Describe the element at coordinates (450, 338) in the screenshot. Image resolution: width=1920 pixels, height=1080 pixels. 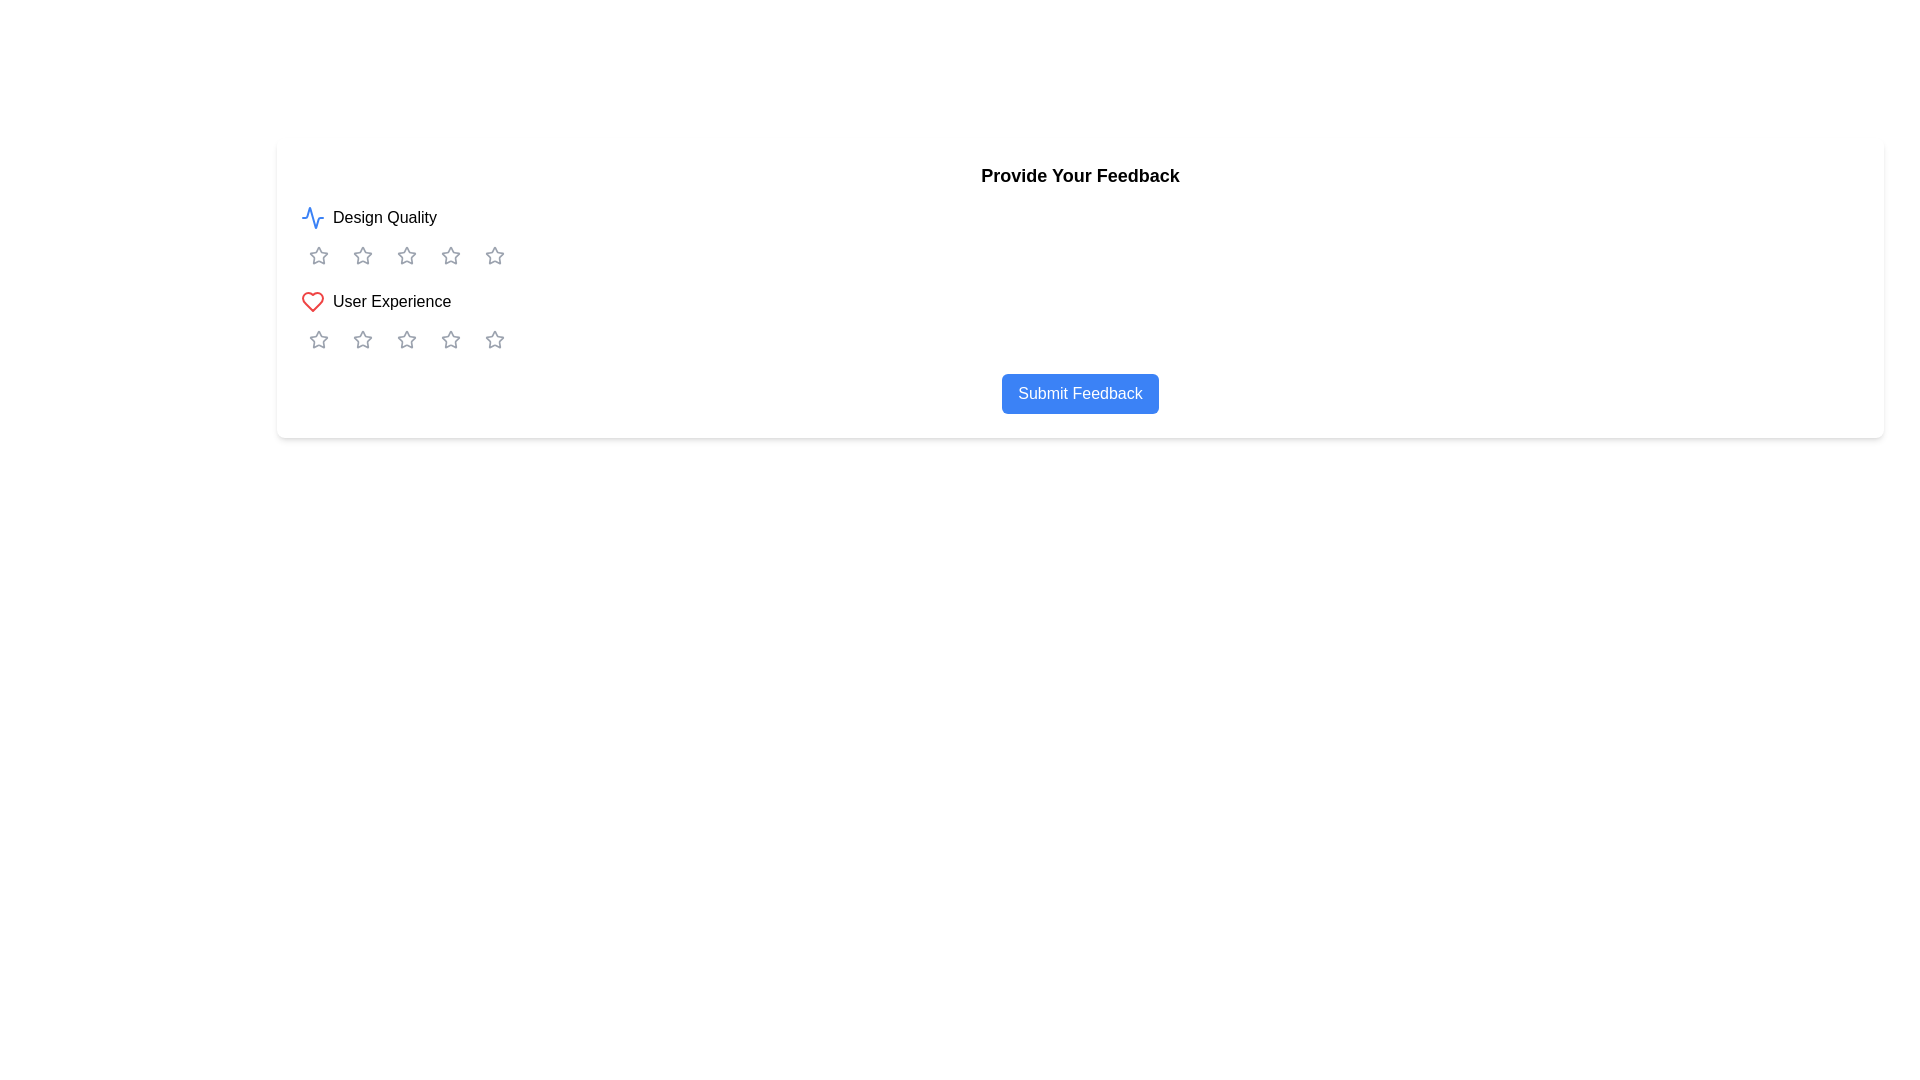
I see `the fourth star in the horizontal row under the 'User Experience' section to rate it` at that location.